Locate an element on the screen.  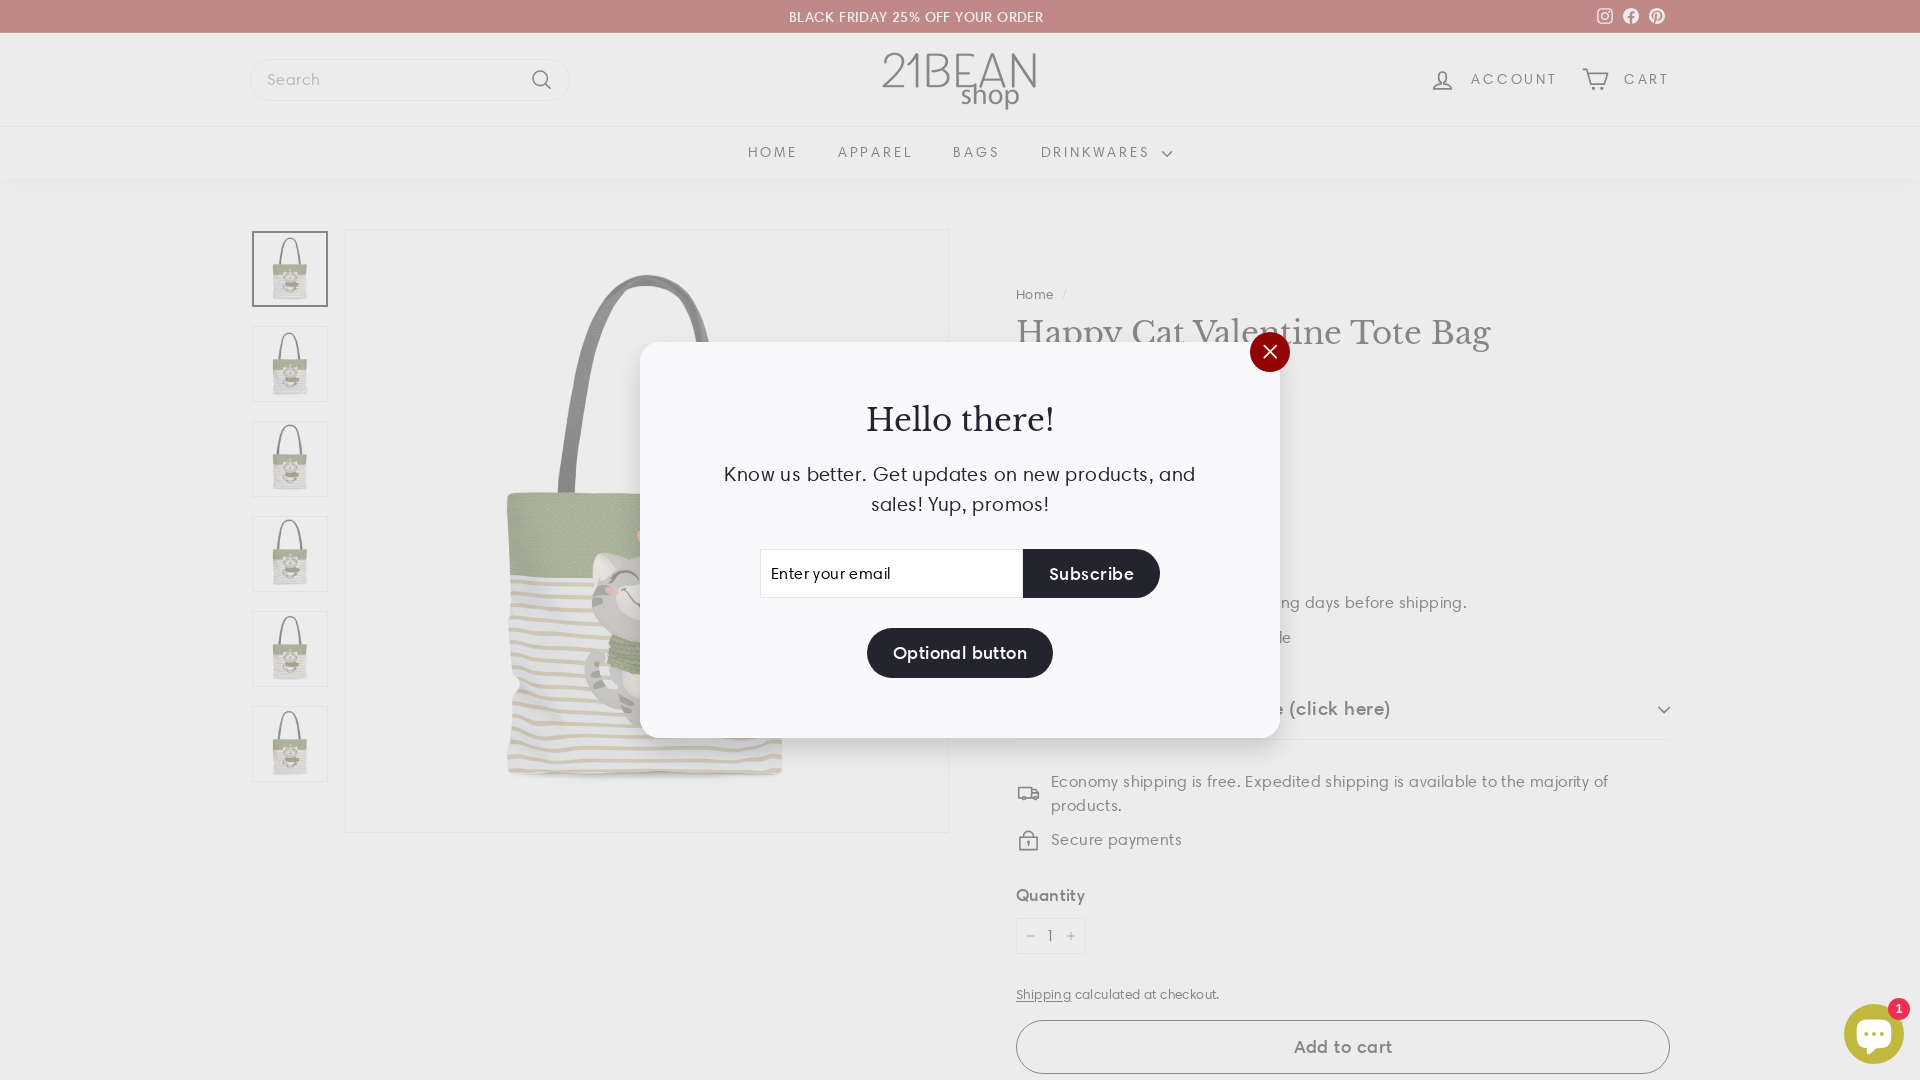
'Add to cart' is located at coordinates (1343, 1045).